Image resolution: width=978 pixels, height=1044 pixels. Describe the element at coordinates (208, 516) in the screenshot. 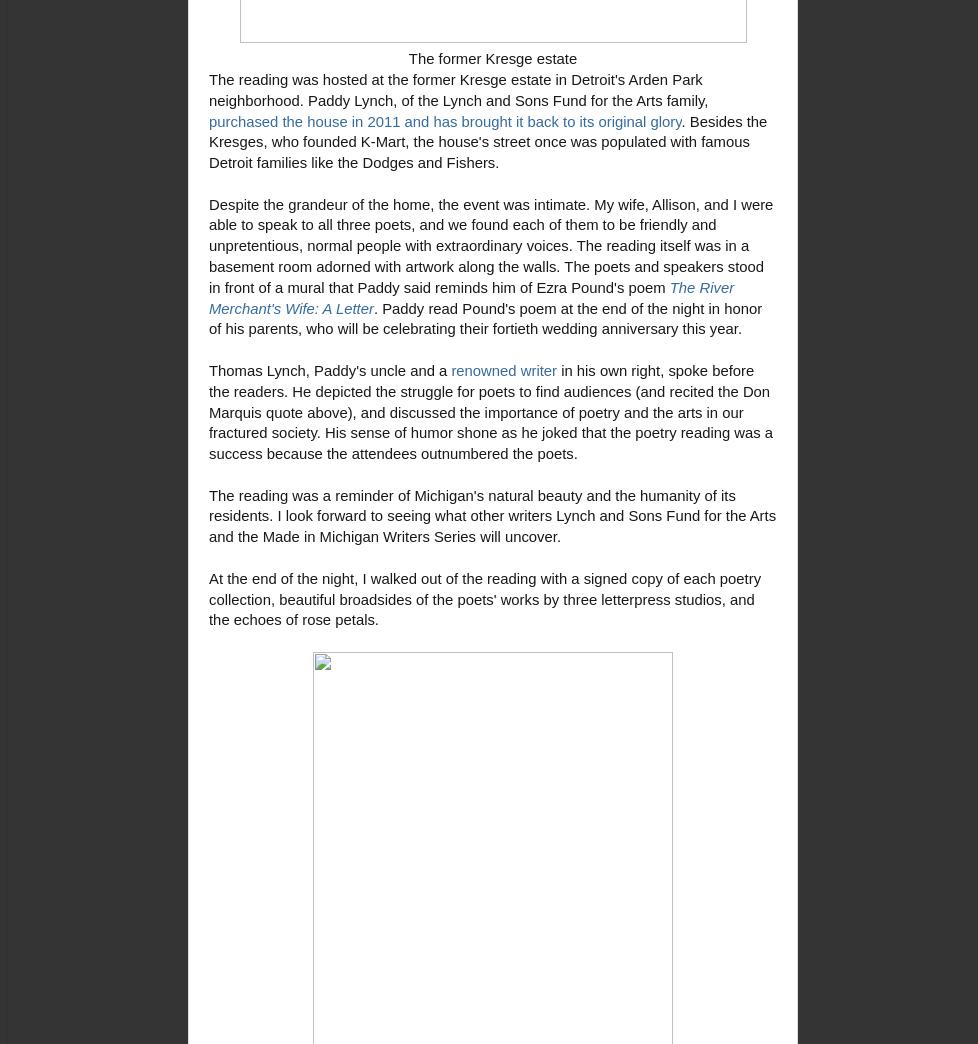

I see `'natural beauty and the humanity of its residents. I look forward to seeing what other writers Lynch and Sons Fund for the Arts and the Made in Michigan Writers Series will uncover.'` at that location.